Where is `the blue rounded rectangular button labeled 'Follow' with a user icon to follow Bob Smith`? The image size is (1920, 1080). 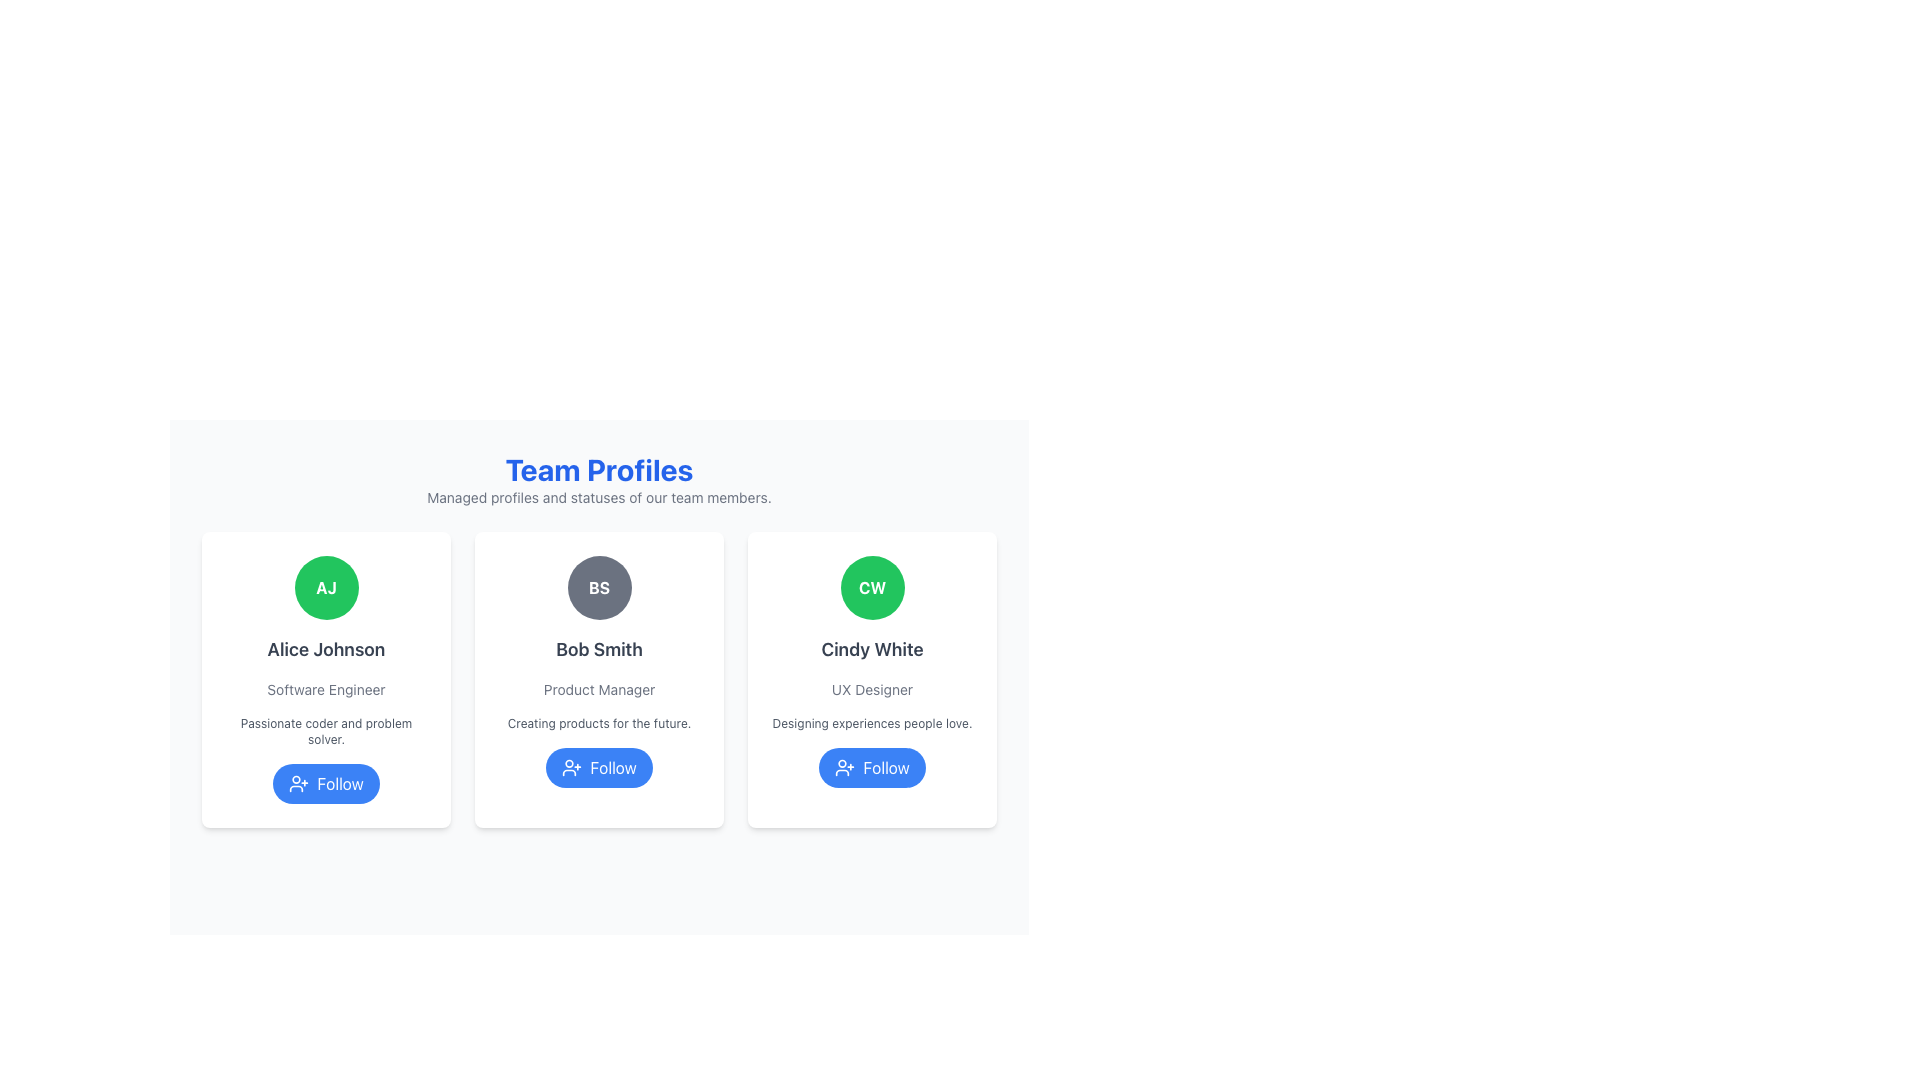 the blue rounded rectangular button labeled 'Follow' with a user icon to follow Bob Smith is located at coordinates (598, 766).